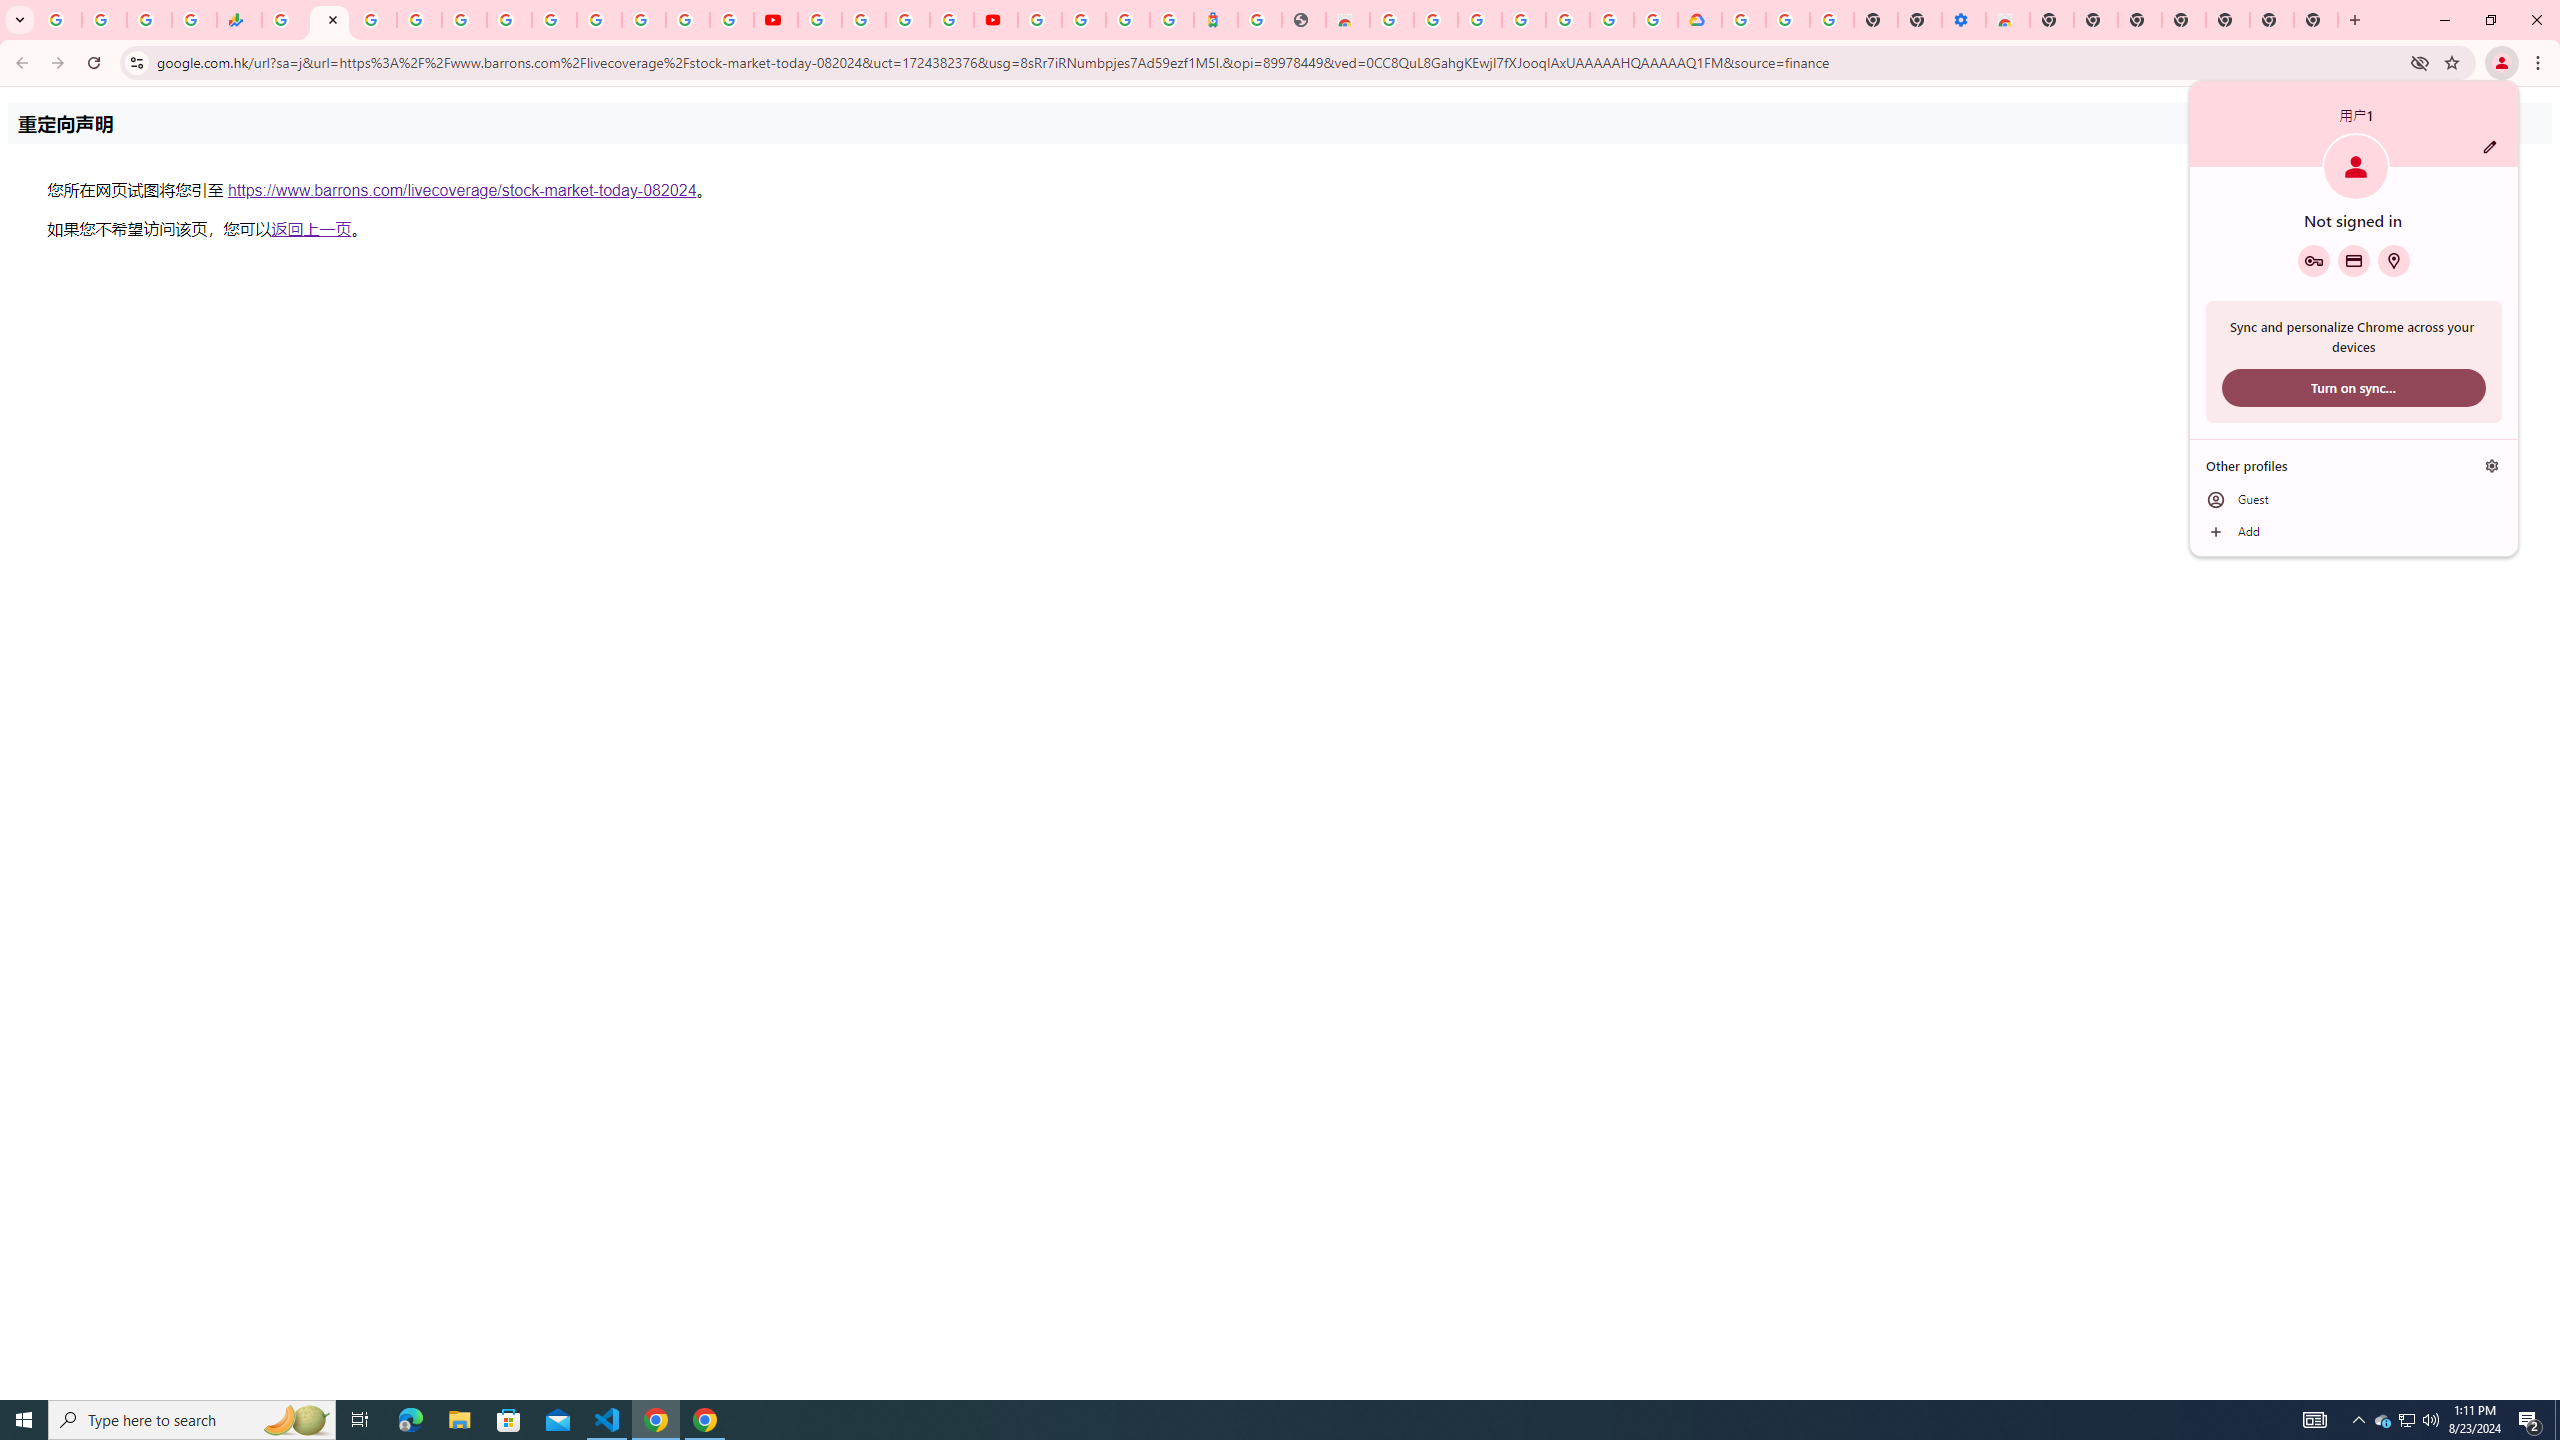 Image resolution: width=2560 pixels, height=1440 pixels. I want to click on 'Guest', so click(2352, 498).